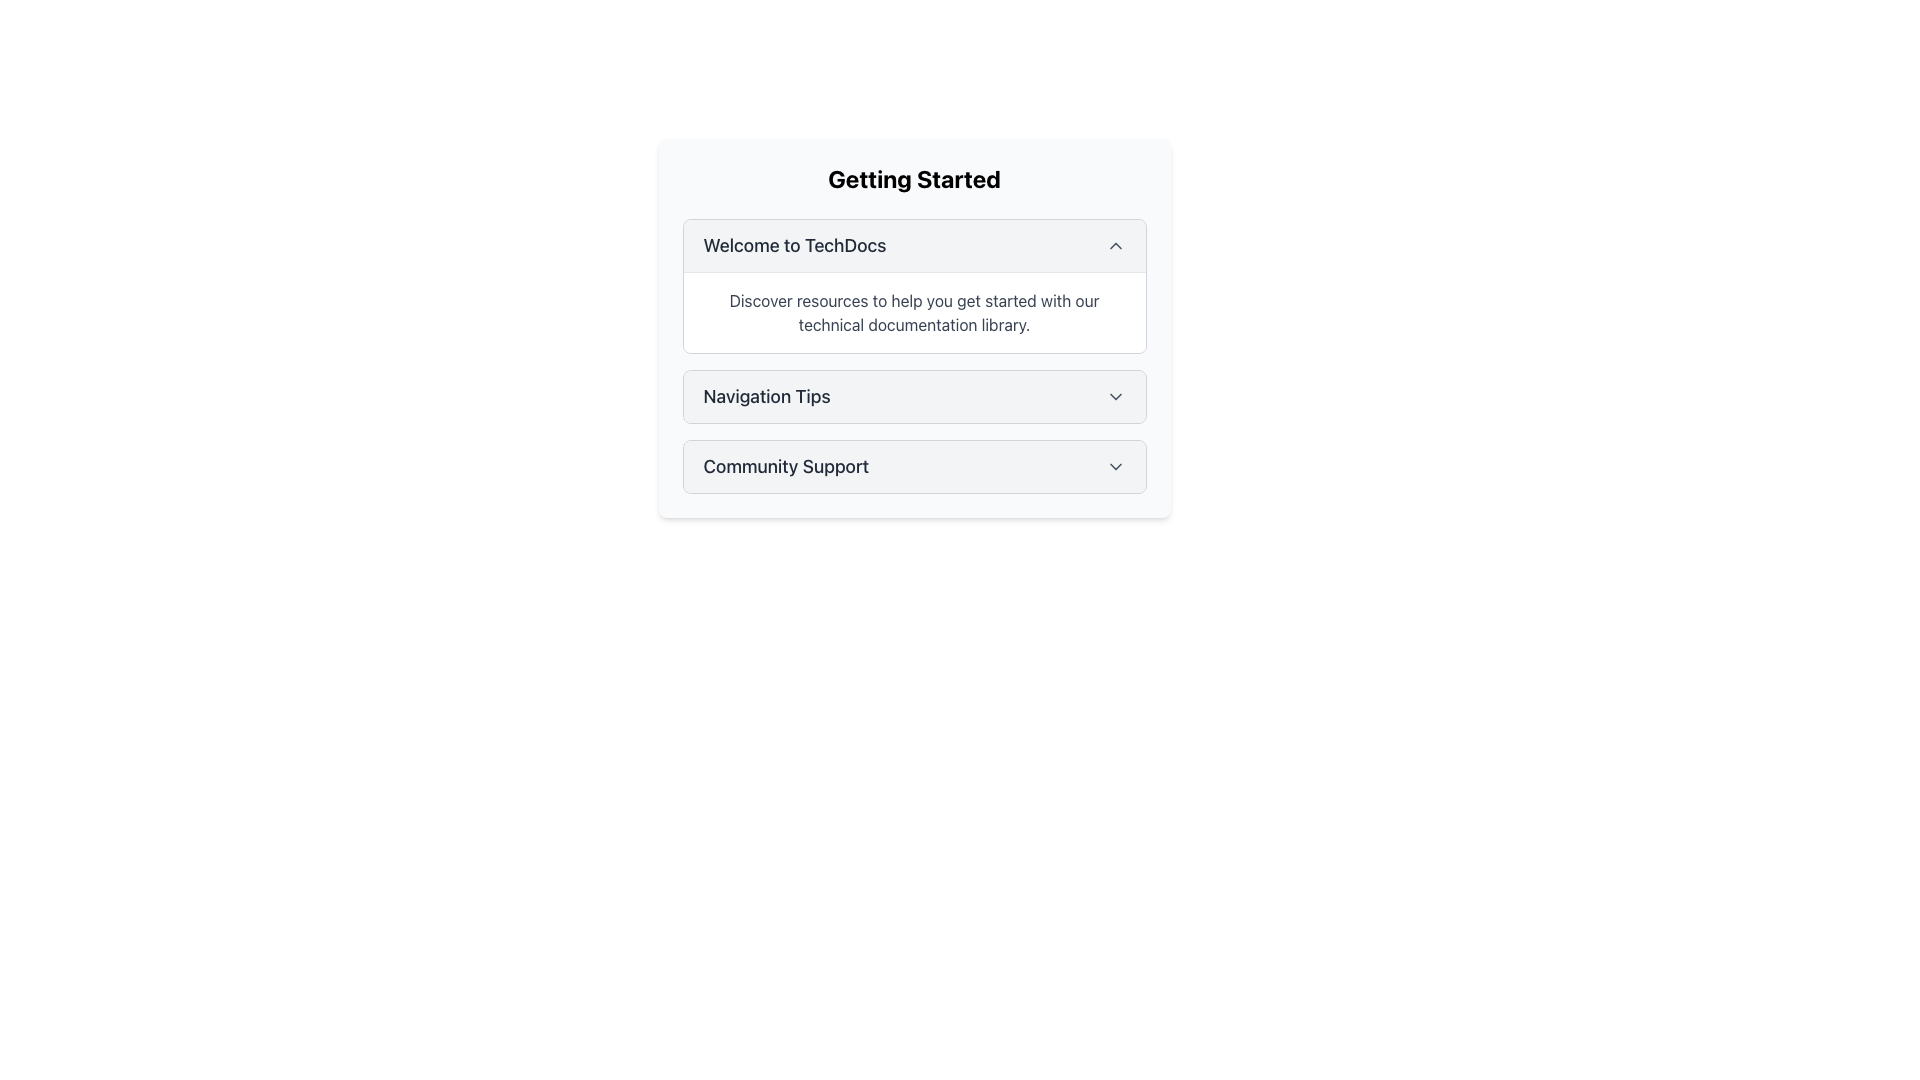  What do you see at coordinates (913, 286) in the screenshot?
I see `the first collapsible panel in the UI accordion located below the 'Getting Started' header` at bounding box center [913, 286].